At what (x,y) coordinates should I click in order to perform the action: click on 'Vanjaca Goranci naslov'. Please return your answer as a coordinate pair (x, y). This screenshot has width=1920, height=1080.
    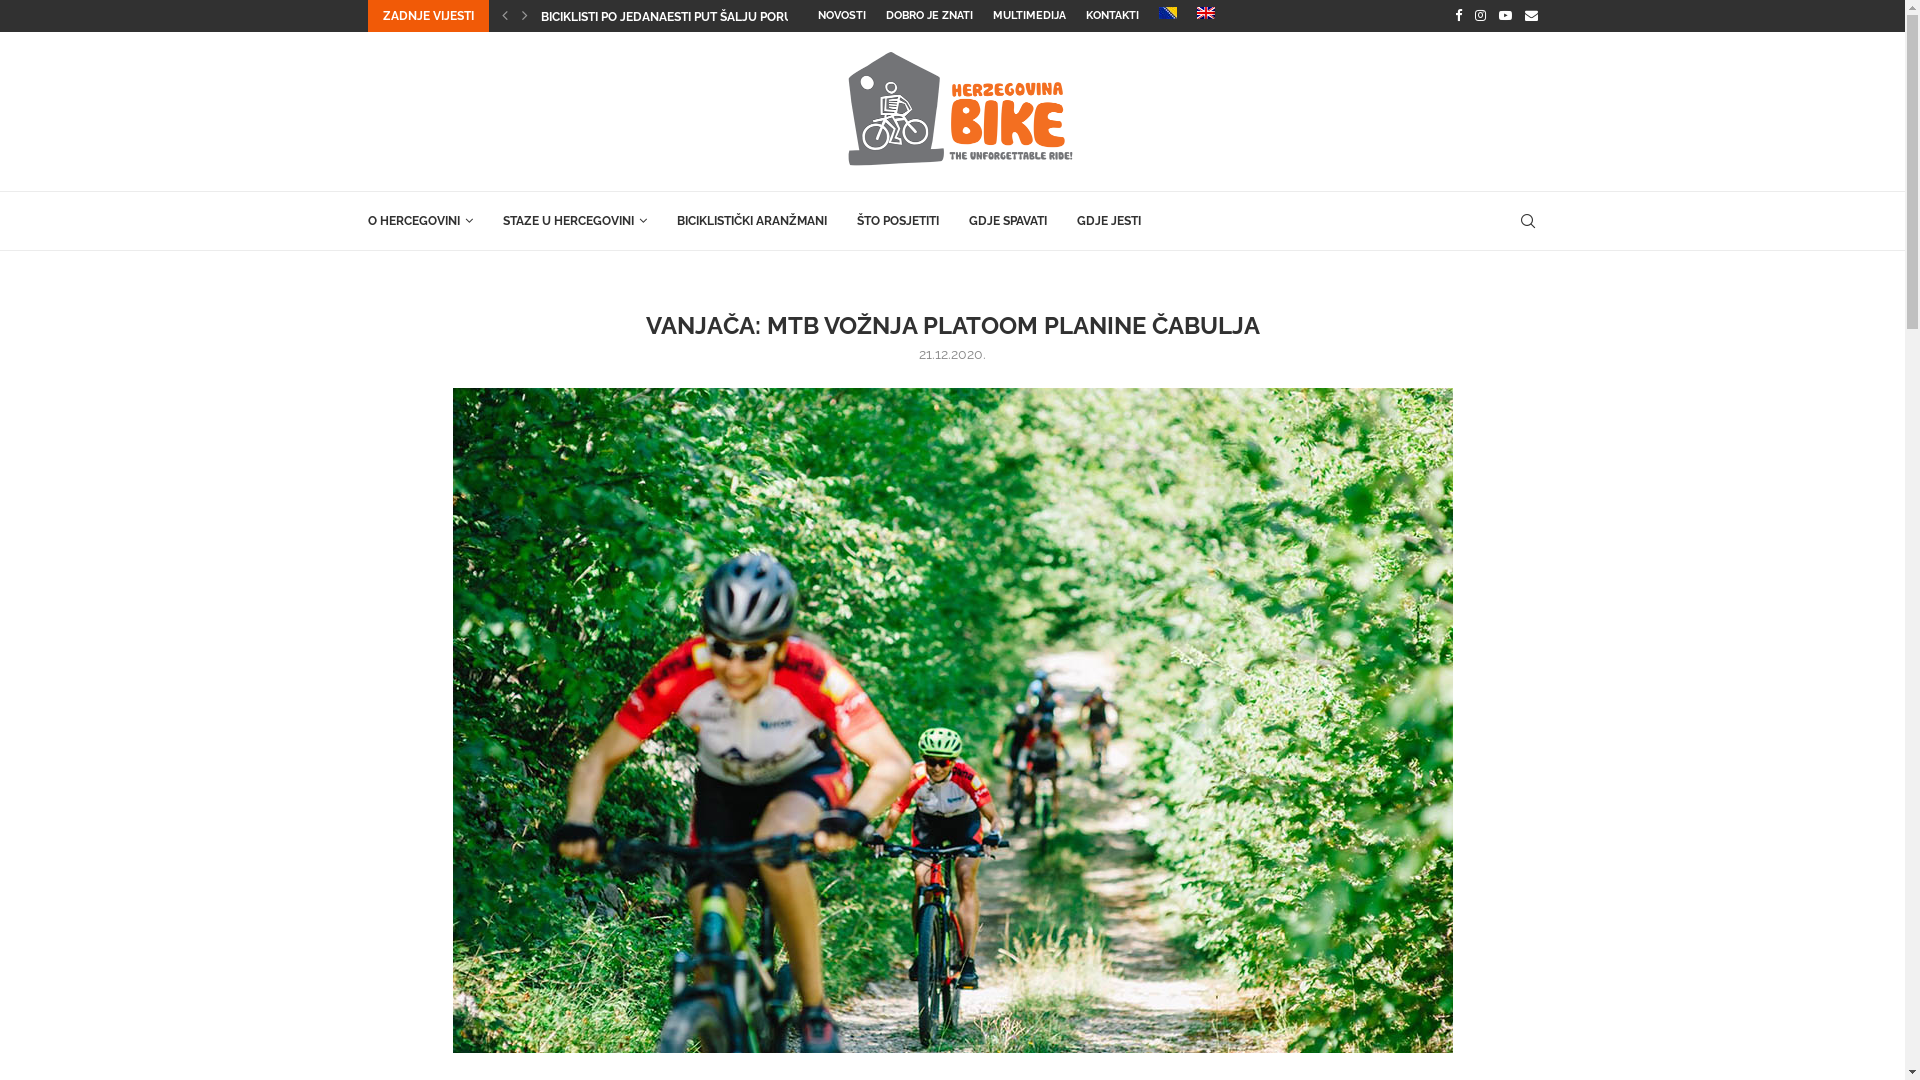
    Looking at the image, I should click on (950, 720).